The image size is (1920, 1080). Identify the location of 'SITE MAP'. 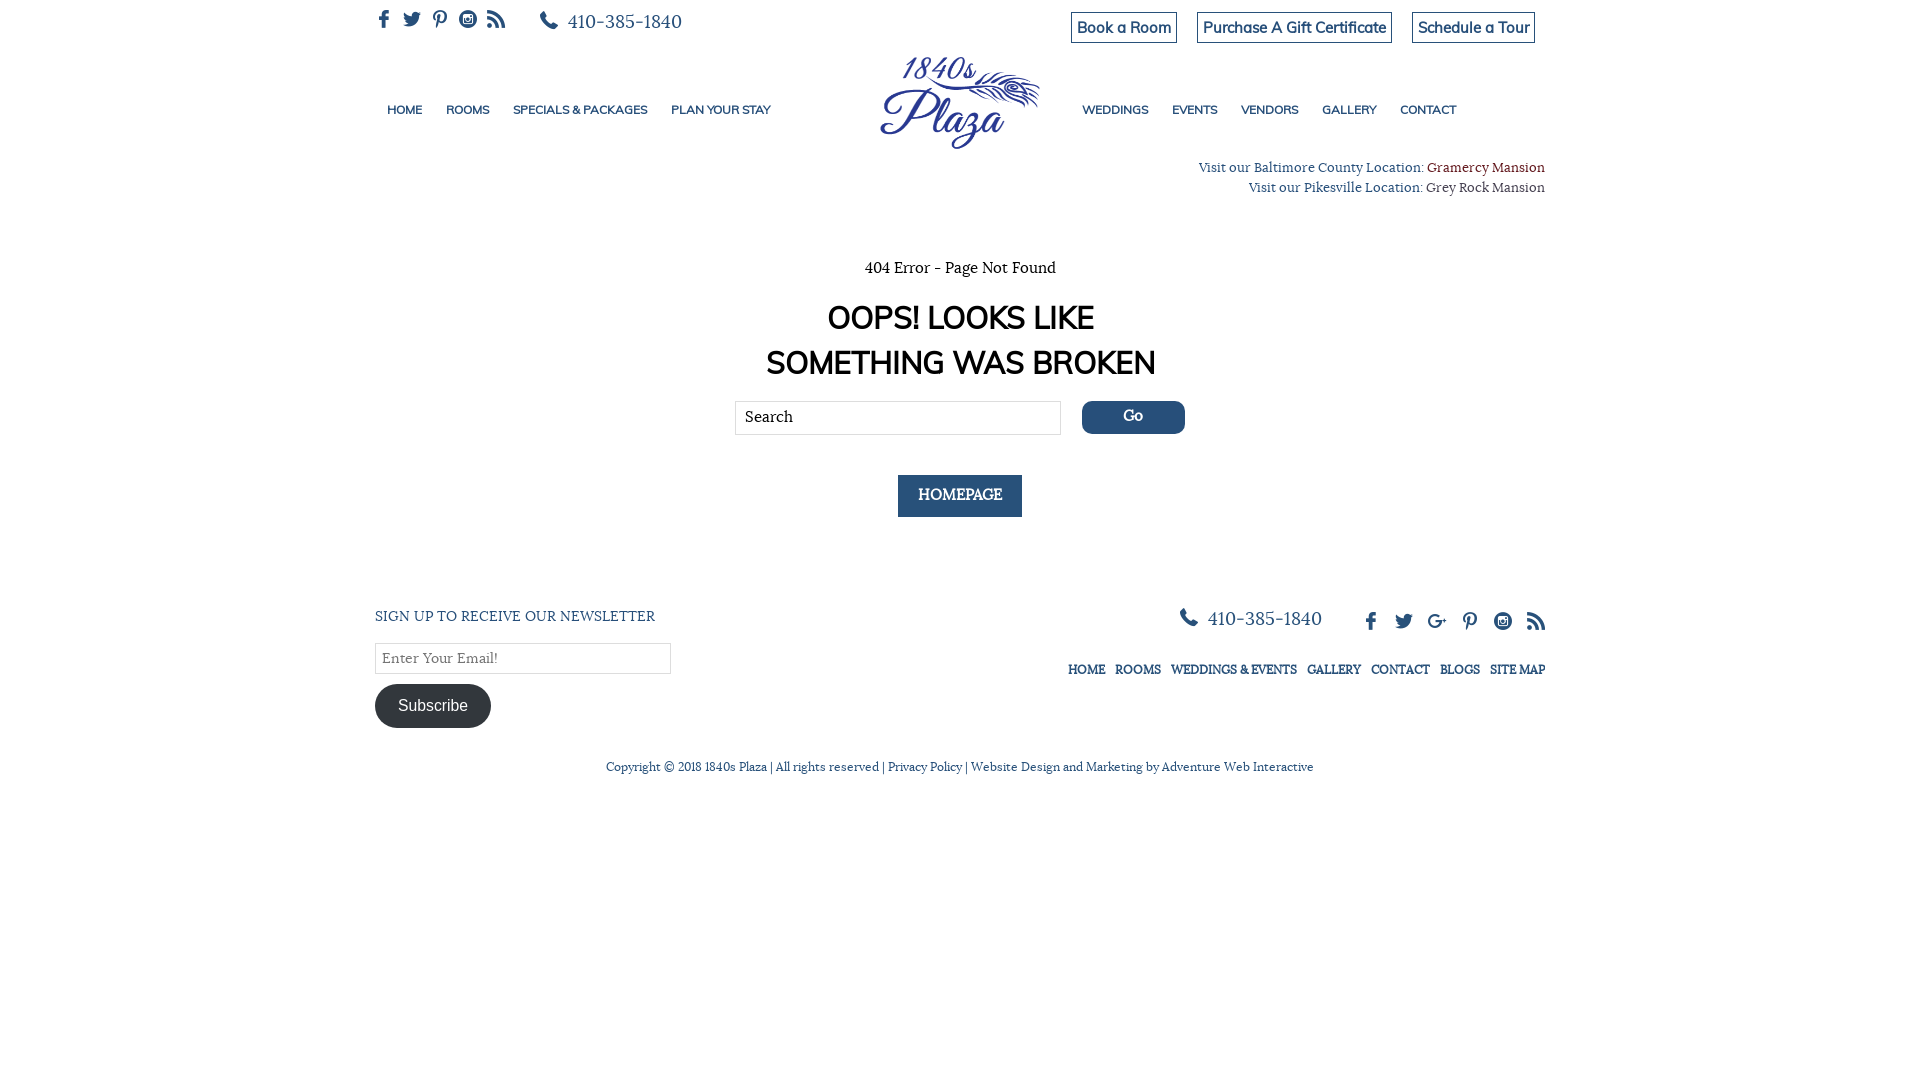
(1489, 670).